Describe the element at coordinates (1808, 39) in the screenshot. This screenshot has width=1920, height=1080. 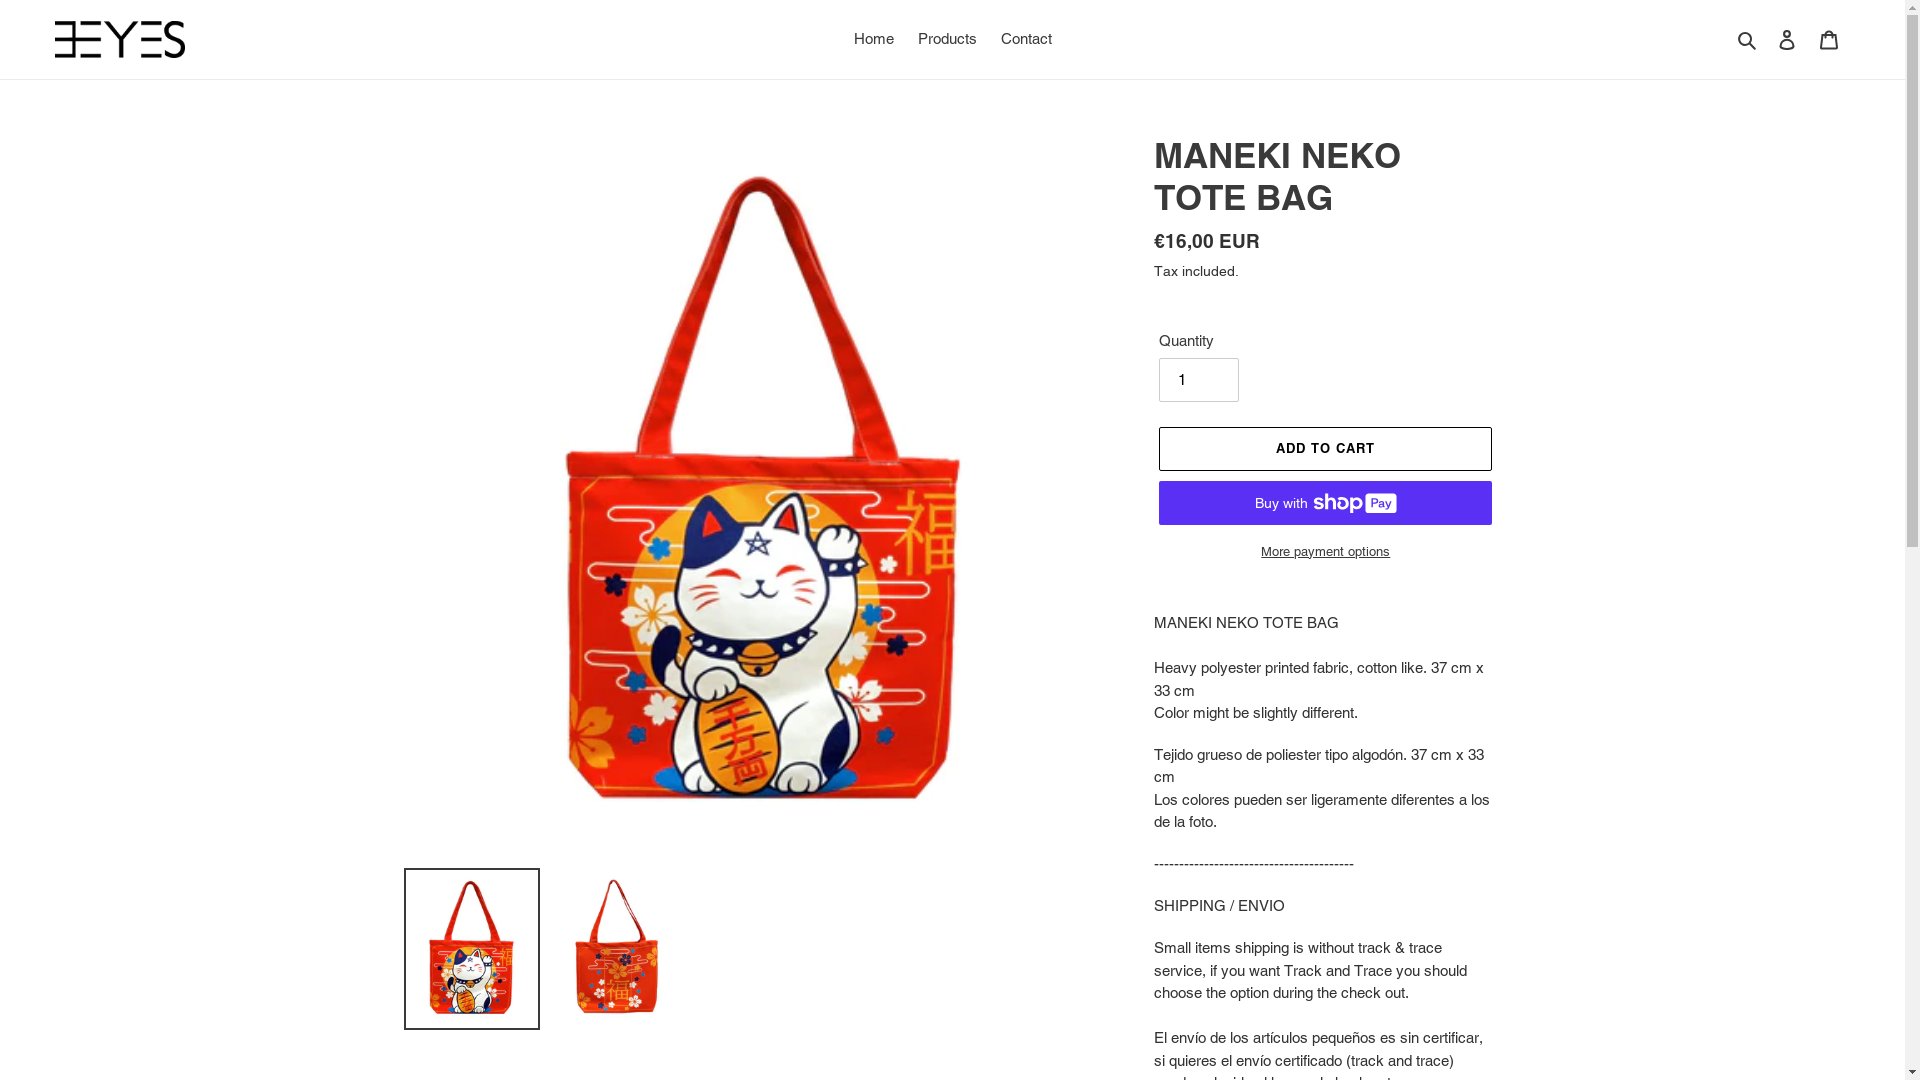
I see `'Cart'` at that location.